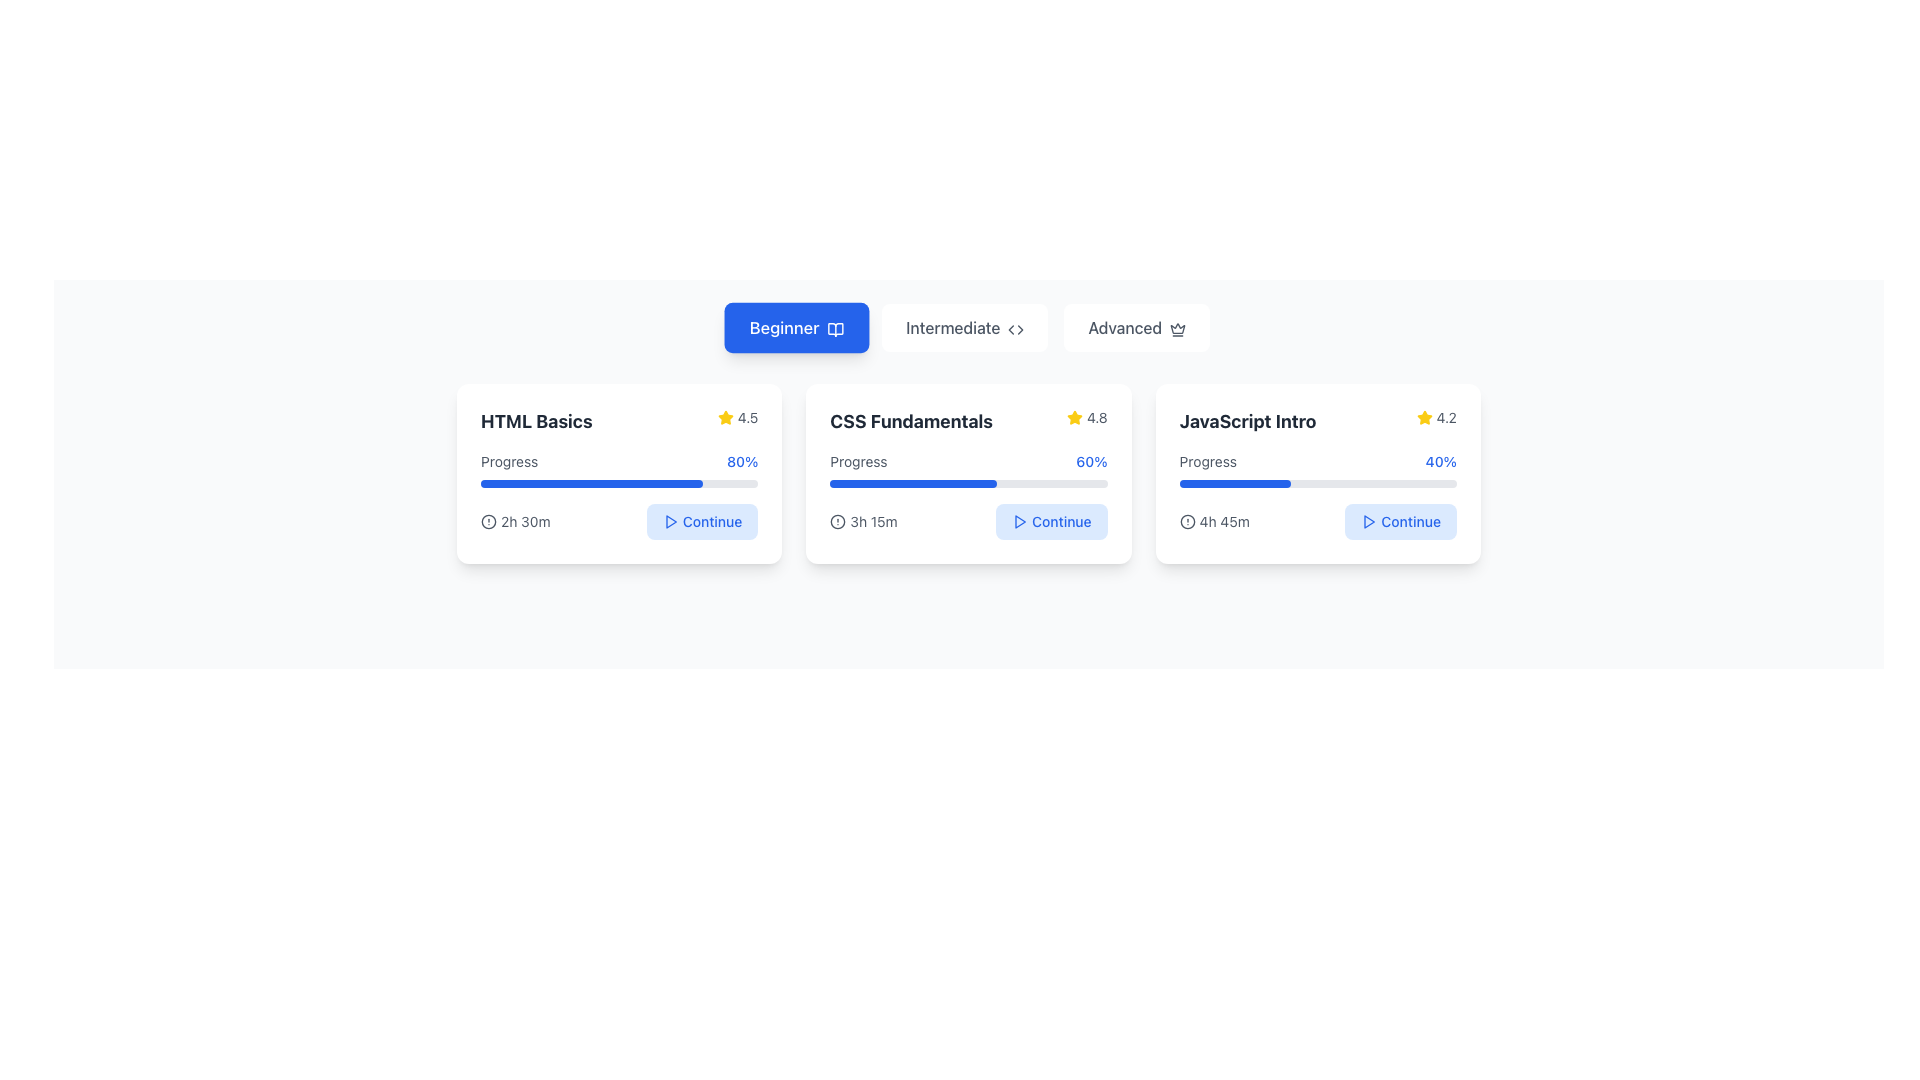  I want to click on the text label within the 'Continue' button located in the CSS Fundamentals card under the 'Beginner' tab, so click(1060, 520).